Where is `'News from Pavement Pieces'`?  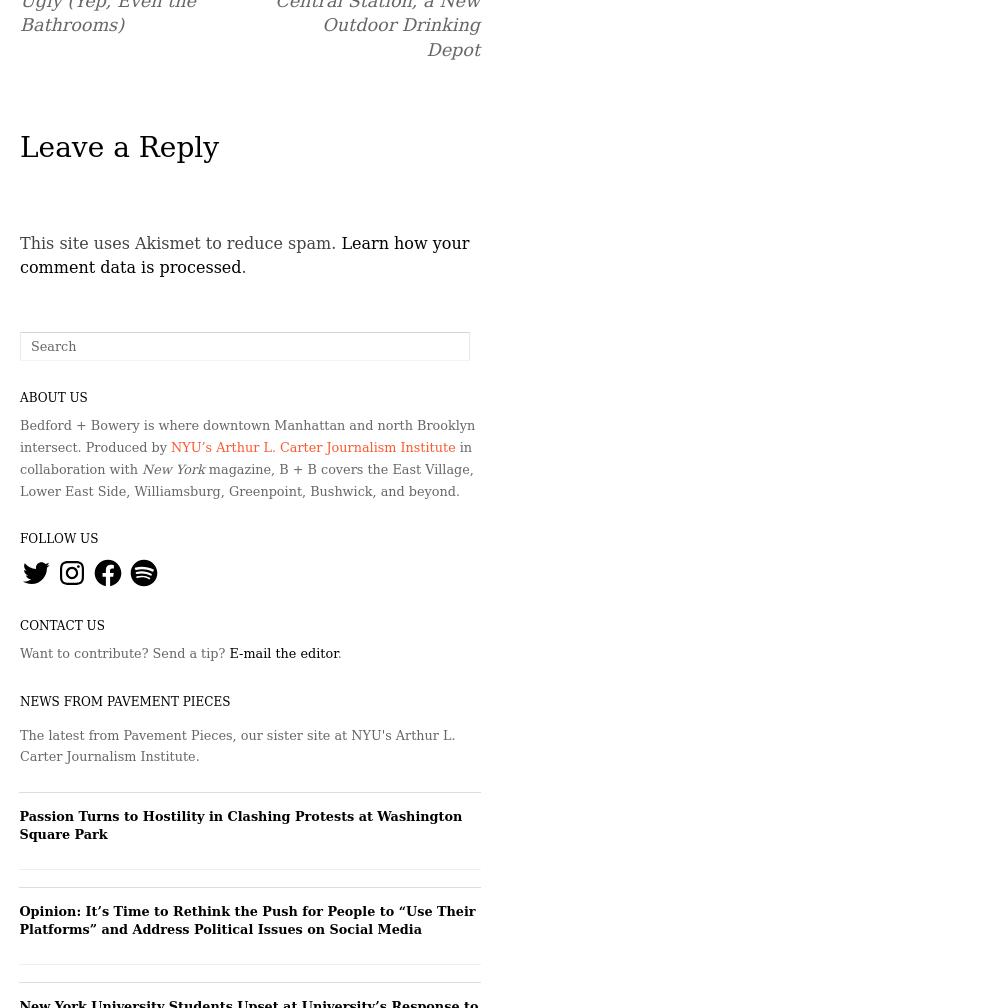
'News from Pavement Pieces' is located at coordinates (124, 700).